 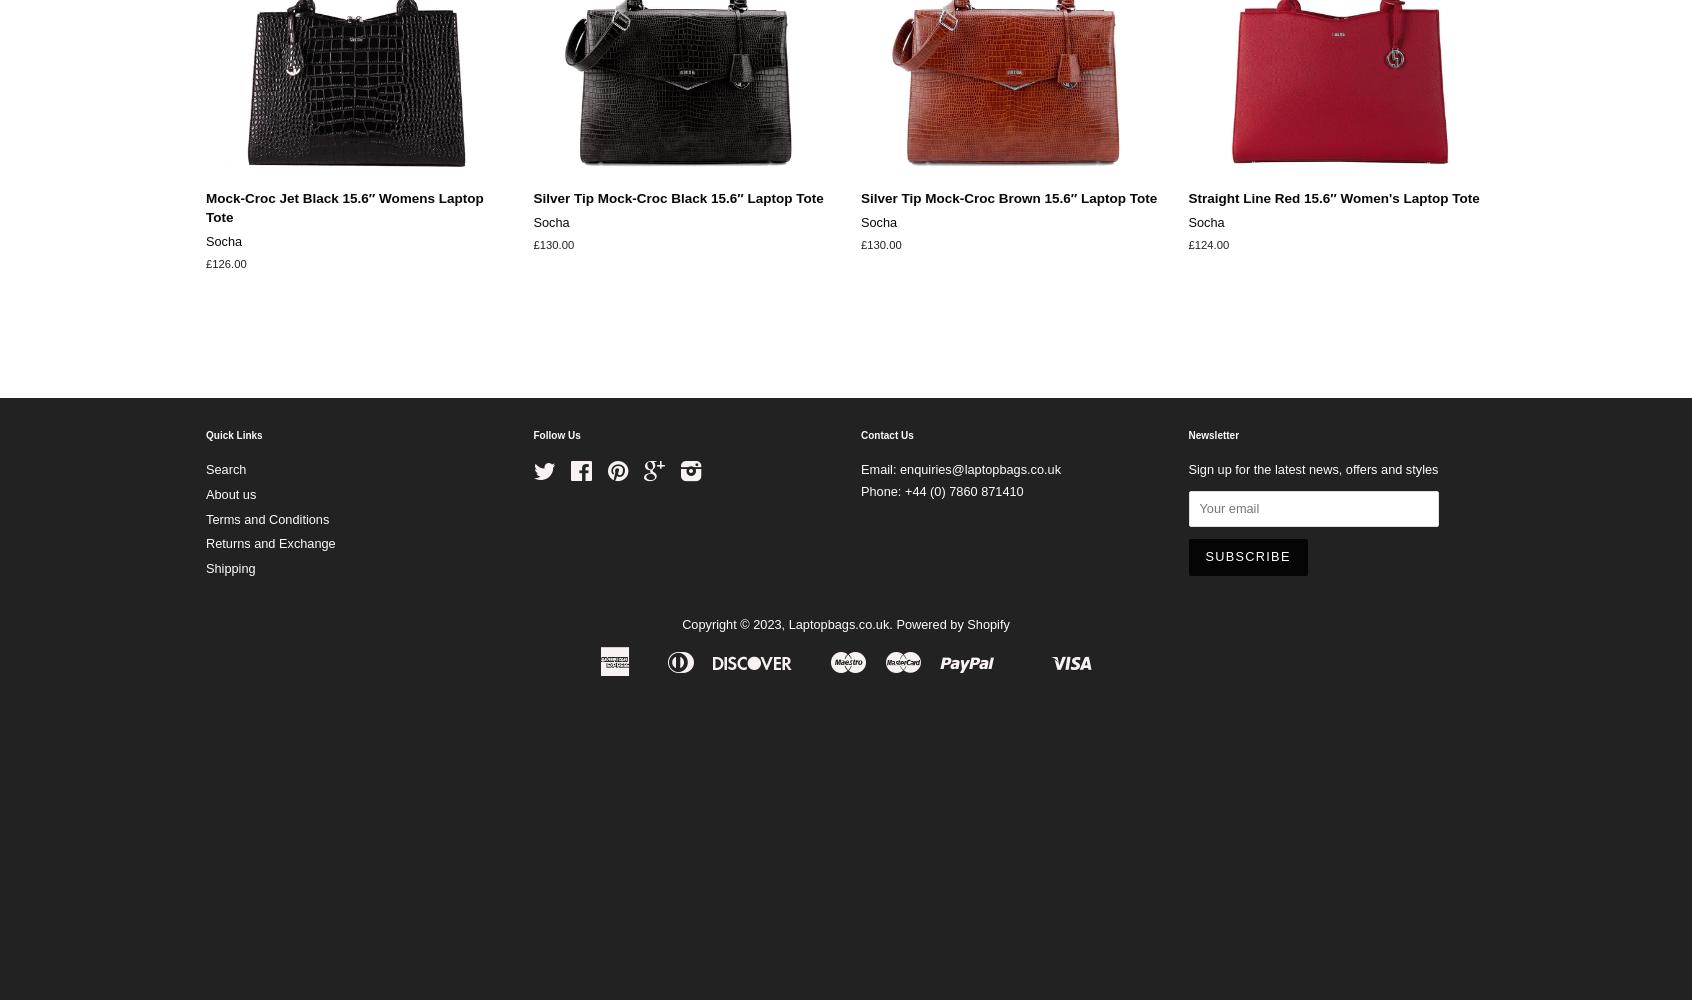 What do you see at coordinates (1208, 244) in the screenshot?
I see `'£124.00'` at bounding box center [1208, 244].